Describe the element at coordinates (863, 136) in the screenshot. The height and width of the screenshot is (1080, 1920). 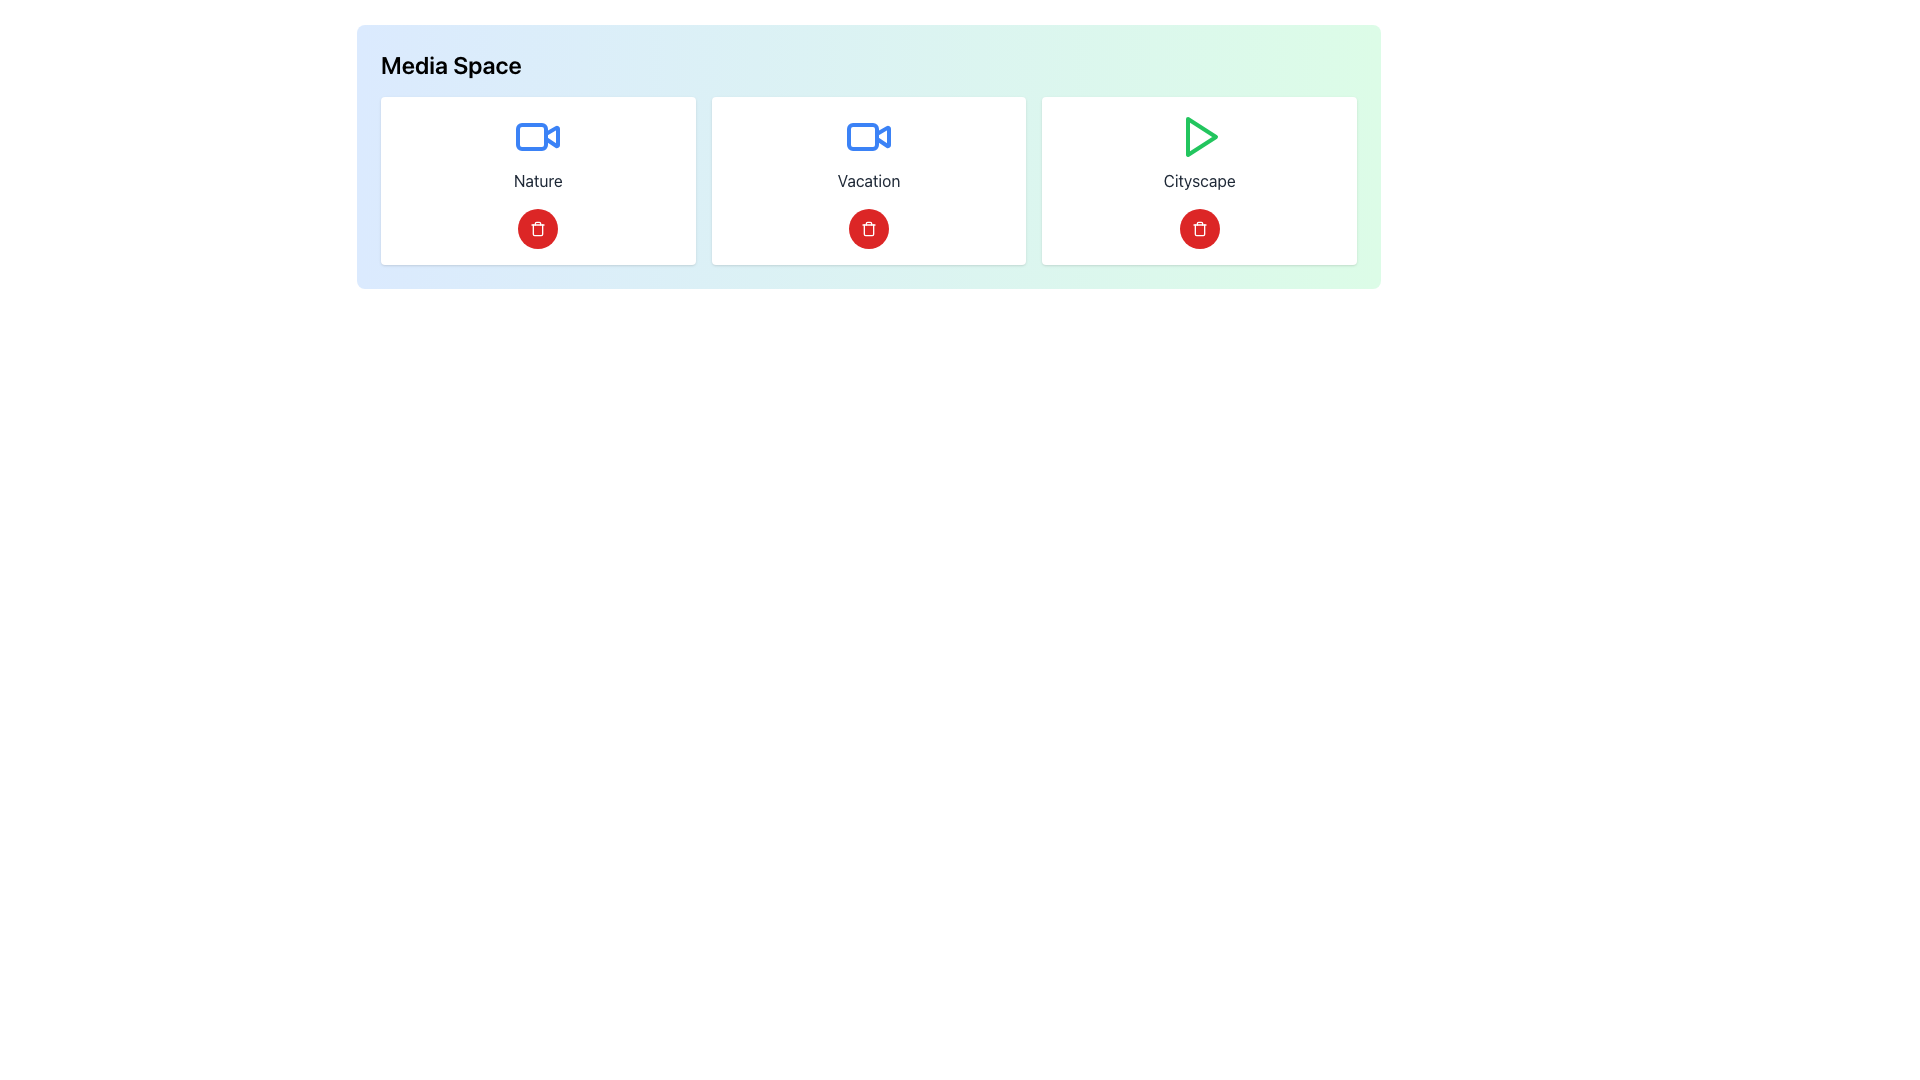
I see `the center of the video-related feature icon labeled 'Vacation' located in the middle card of a horizontal sequence of three cards` at that location.